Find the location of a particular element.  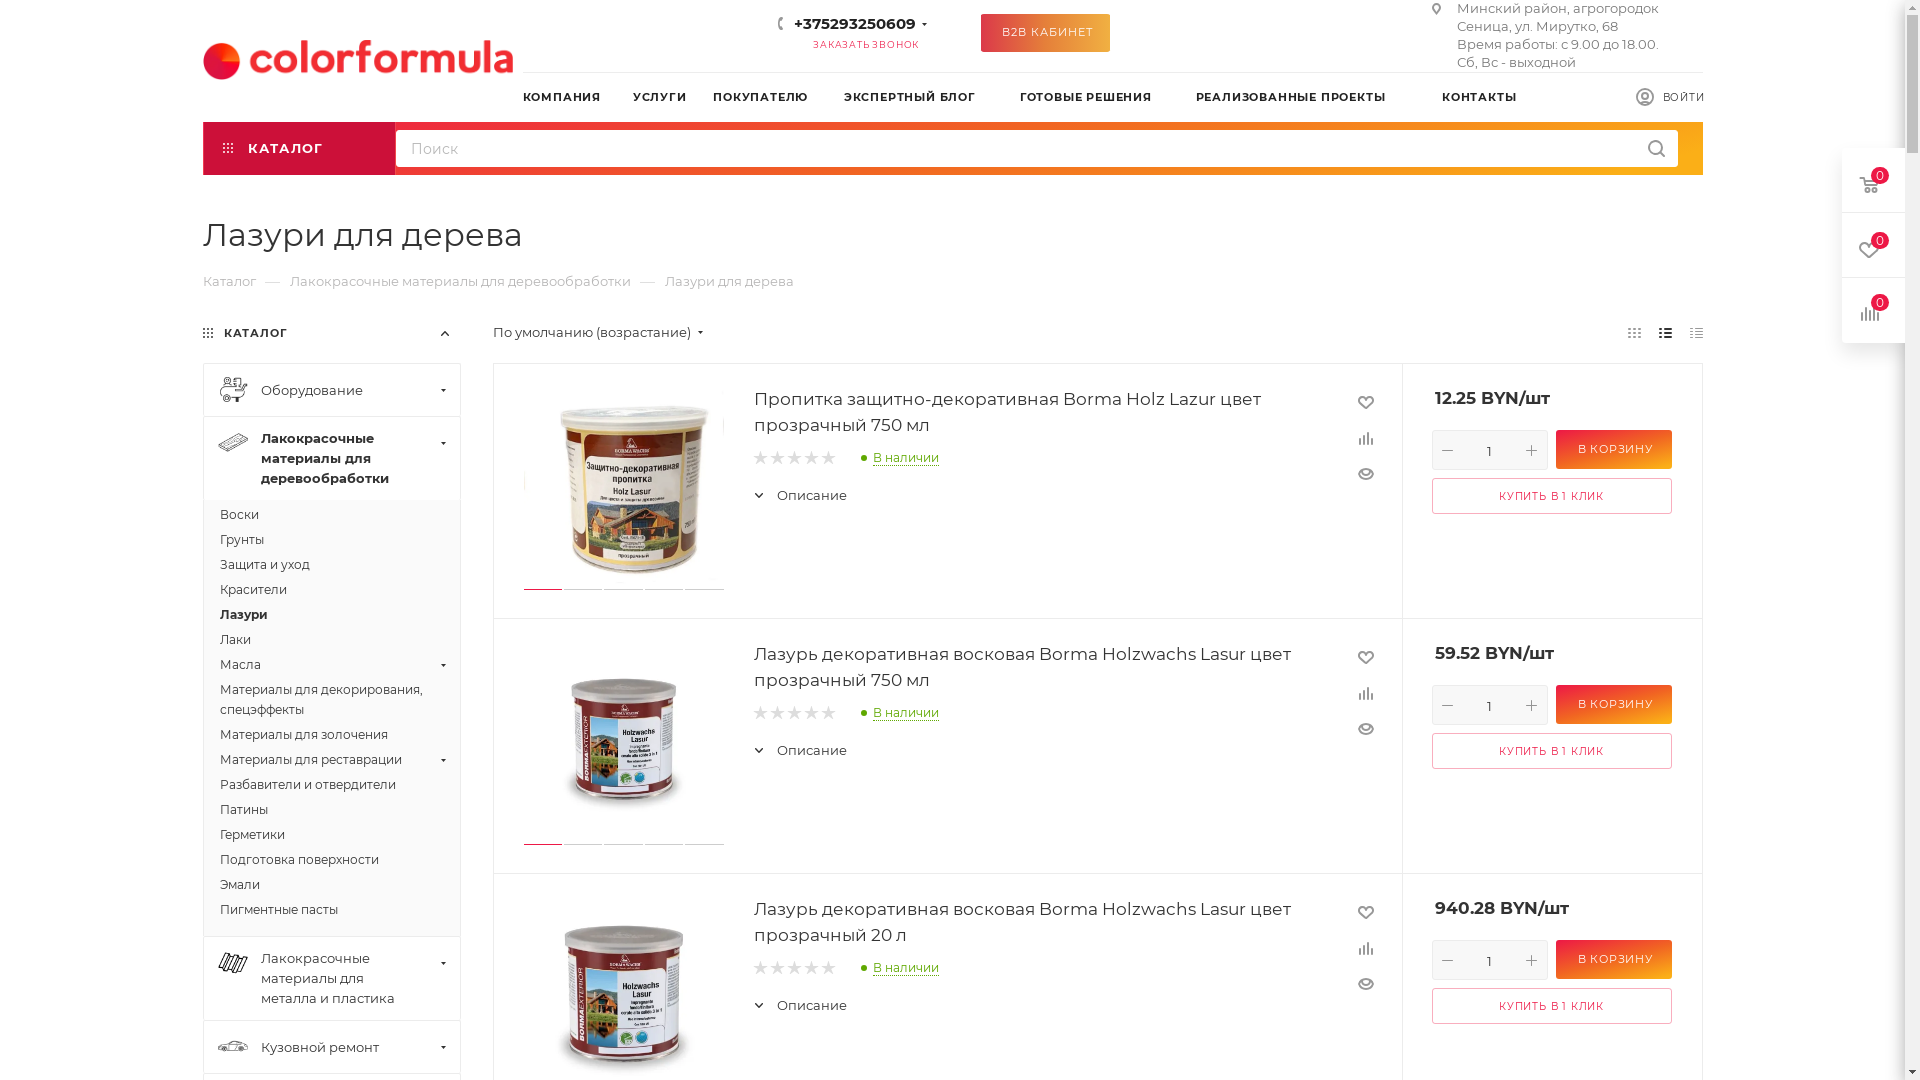

'+375293250609' is located at coordinates (854, 23).